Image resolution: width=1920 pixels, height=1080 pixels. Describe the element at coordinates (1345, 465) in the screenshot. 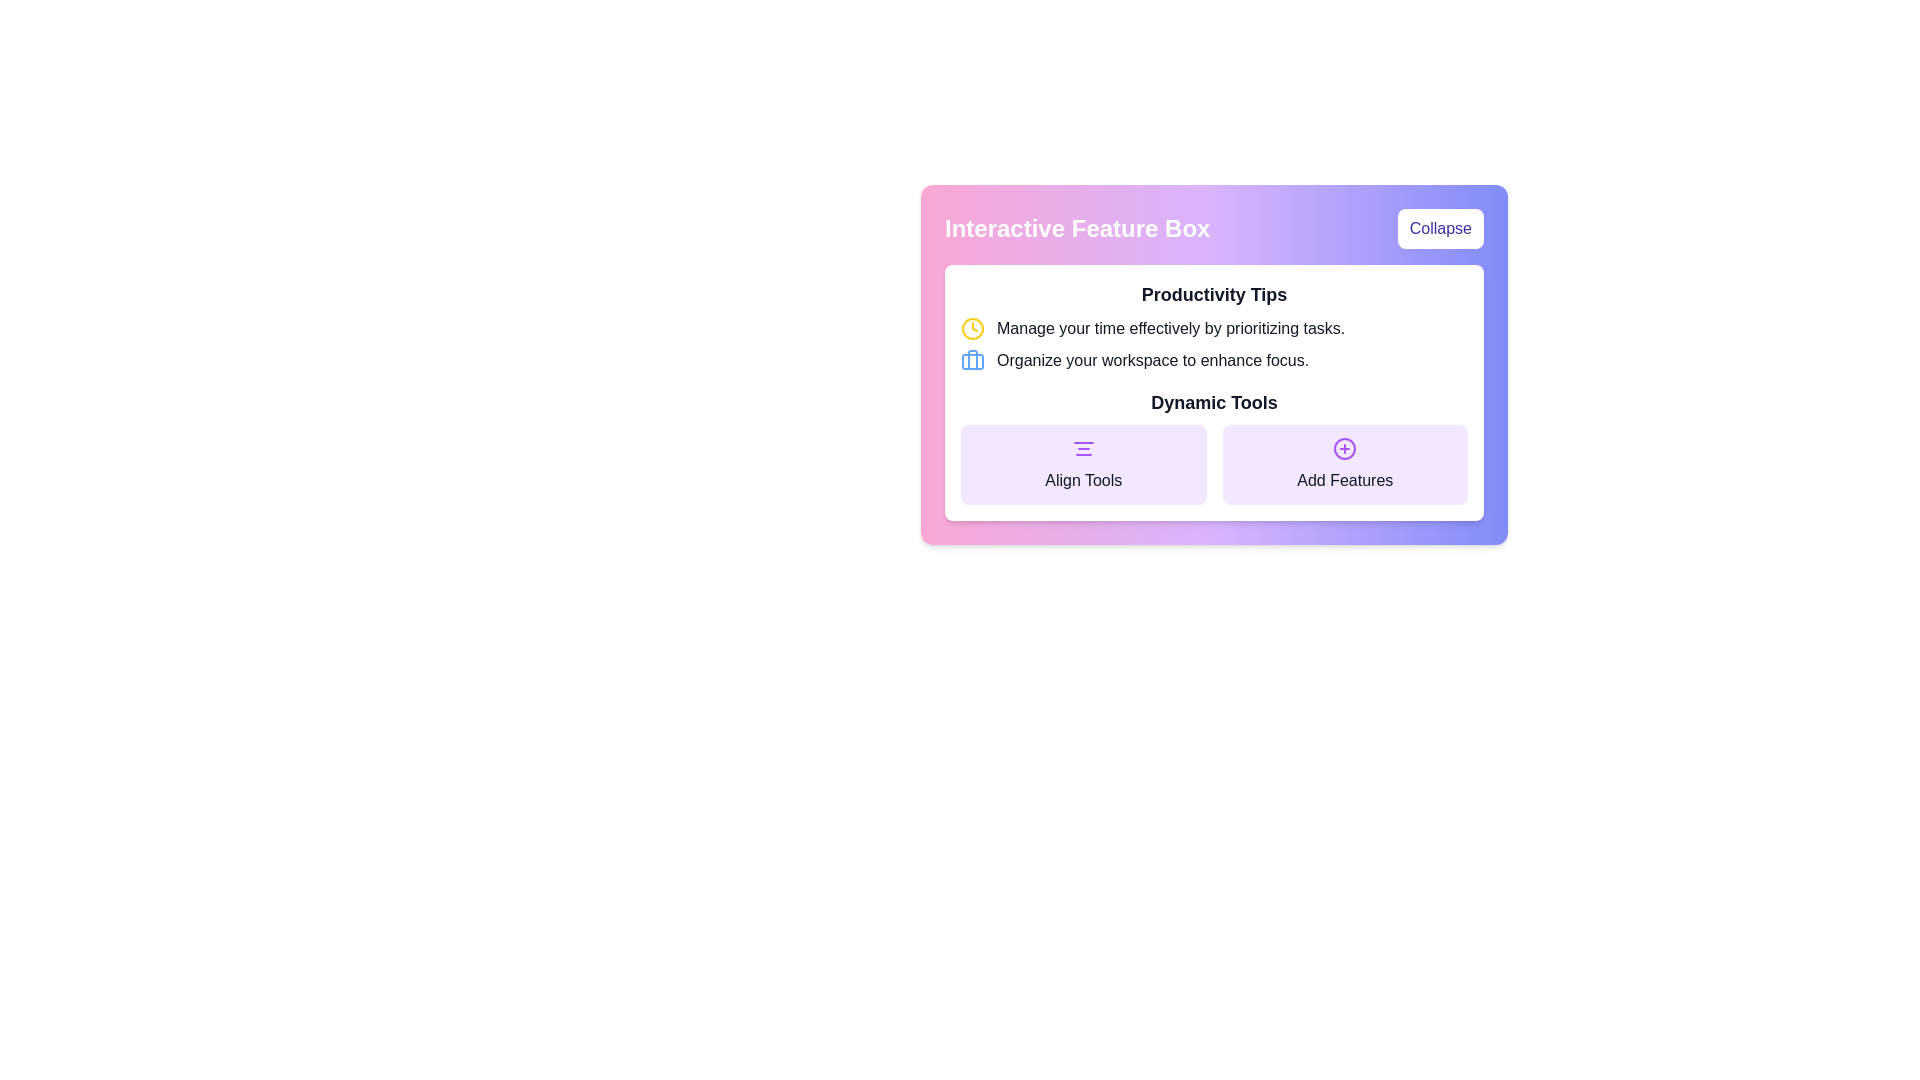

I see `the 'Add Features' button` at that location.